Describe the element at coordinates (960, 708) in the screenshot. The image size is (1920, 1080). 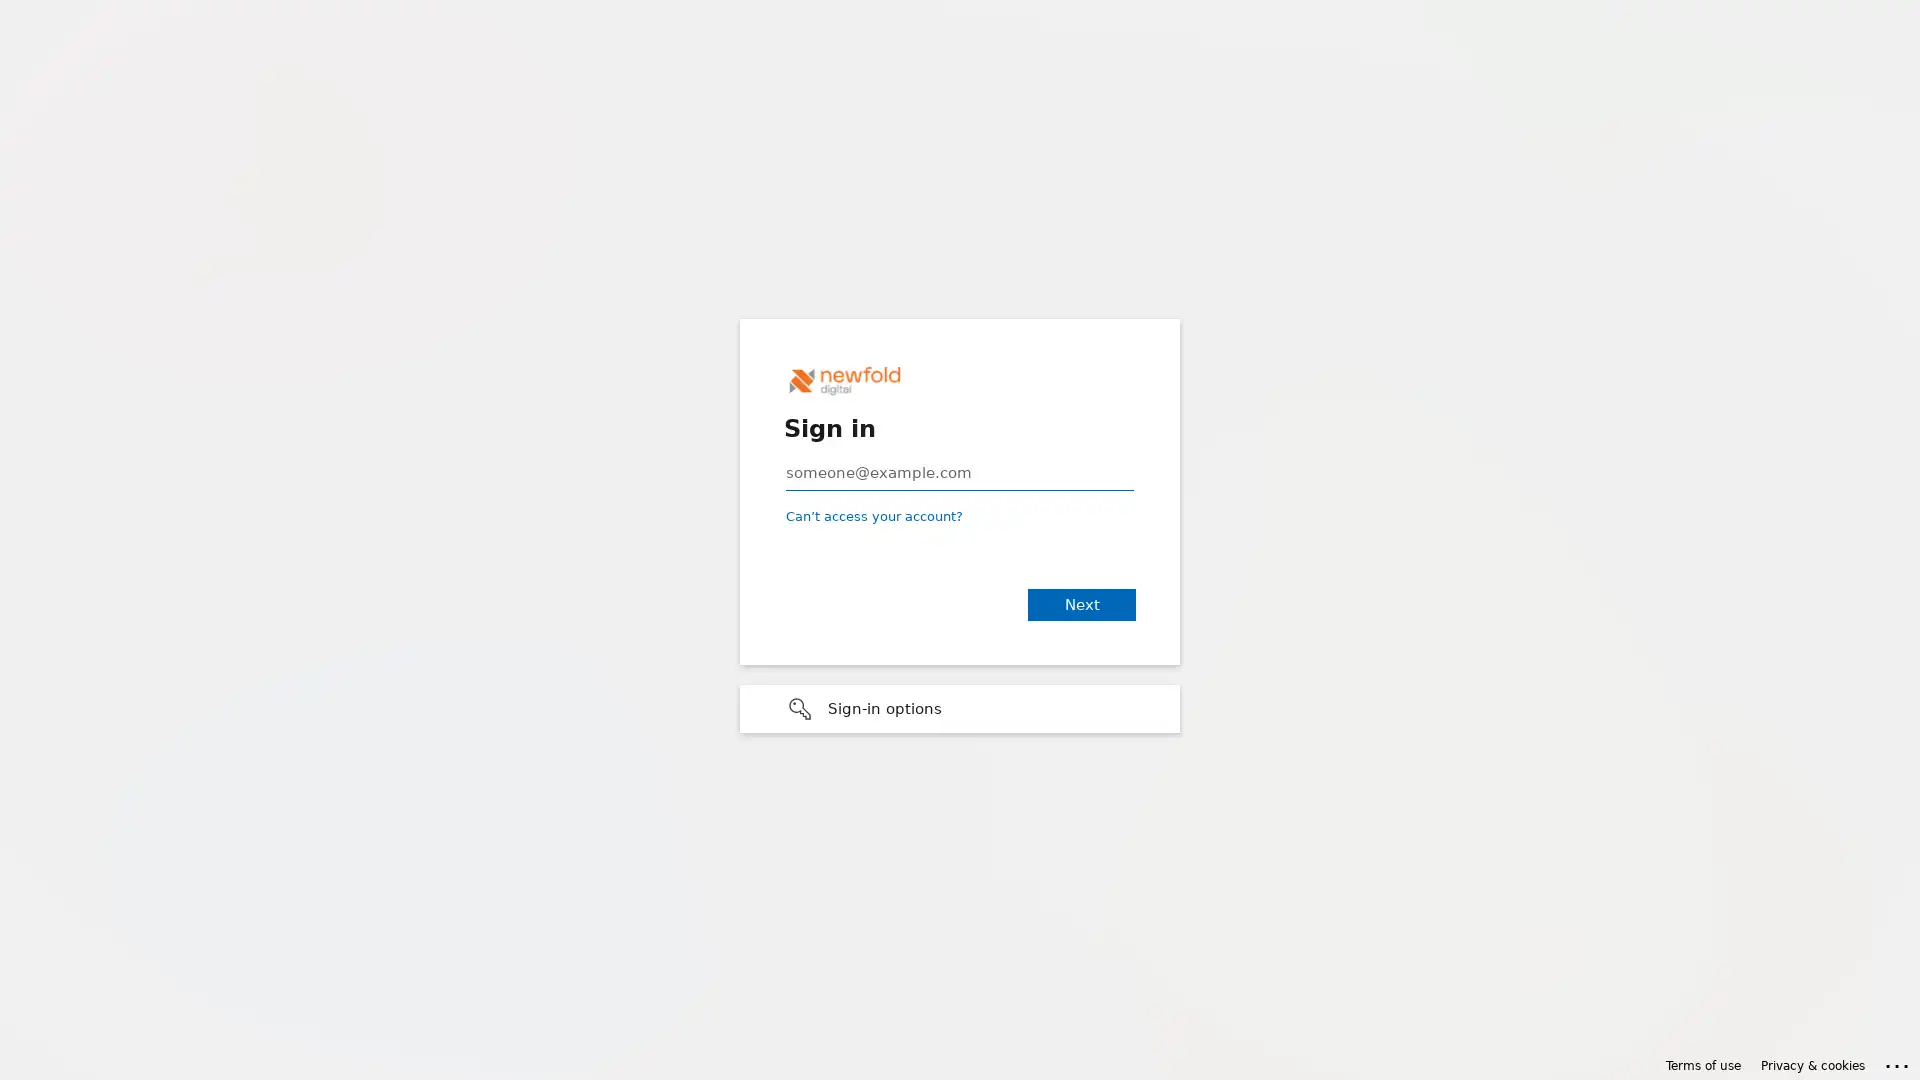
I see `Sign-in options` at that location.